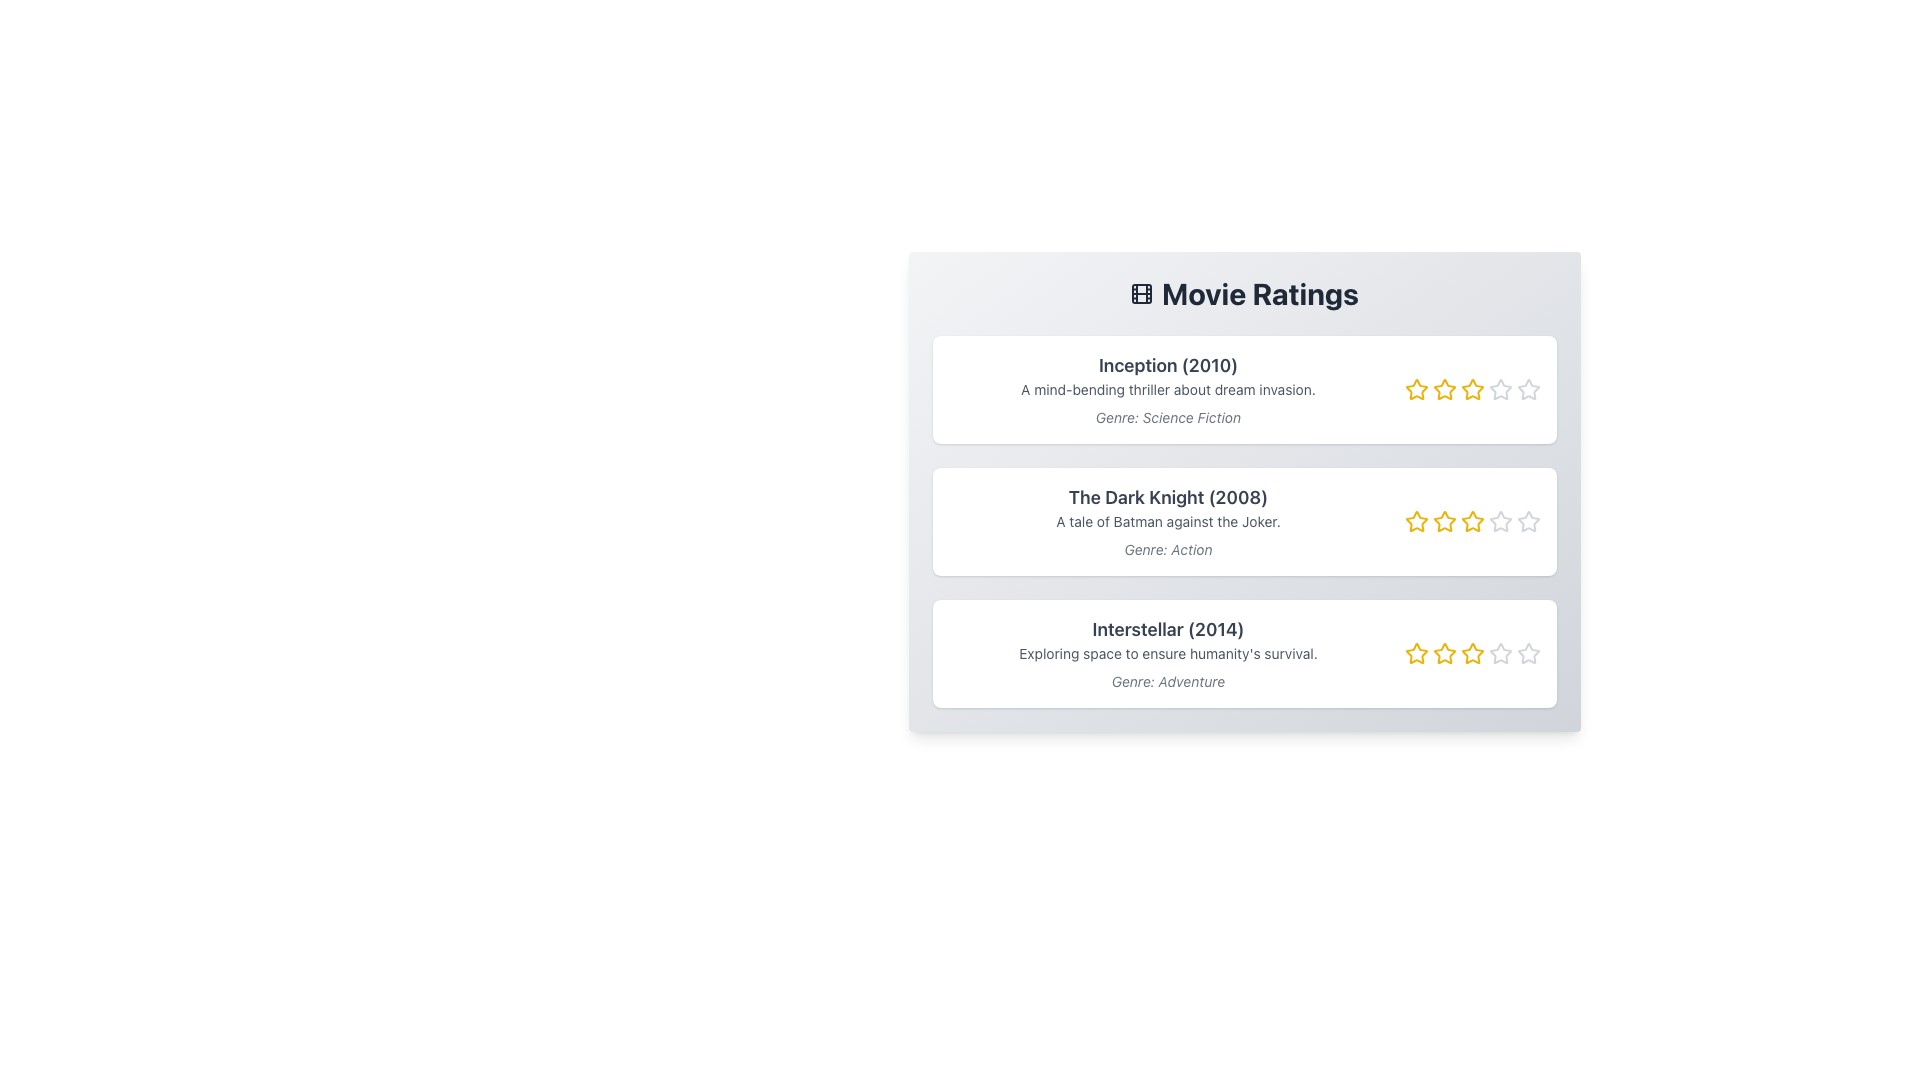 Image resolution: width=1920 pixels, height=1080 pixels. I want to click on the second yellow star icon in the rating component for the movie 'The Dark Knight (2008)' to rate it, so click(1444, 520).